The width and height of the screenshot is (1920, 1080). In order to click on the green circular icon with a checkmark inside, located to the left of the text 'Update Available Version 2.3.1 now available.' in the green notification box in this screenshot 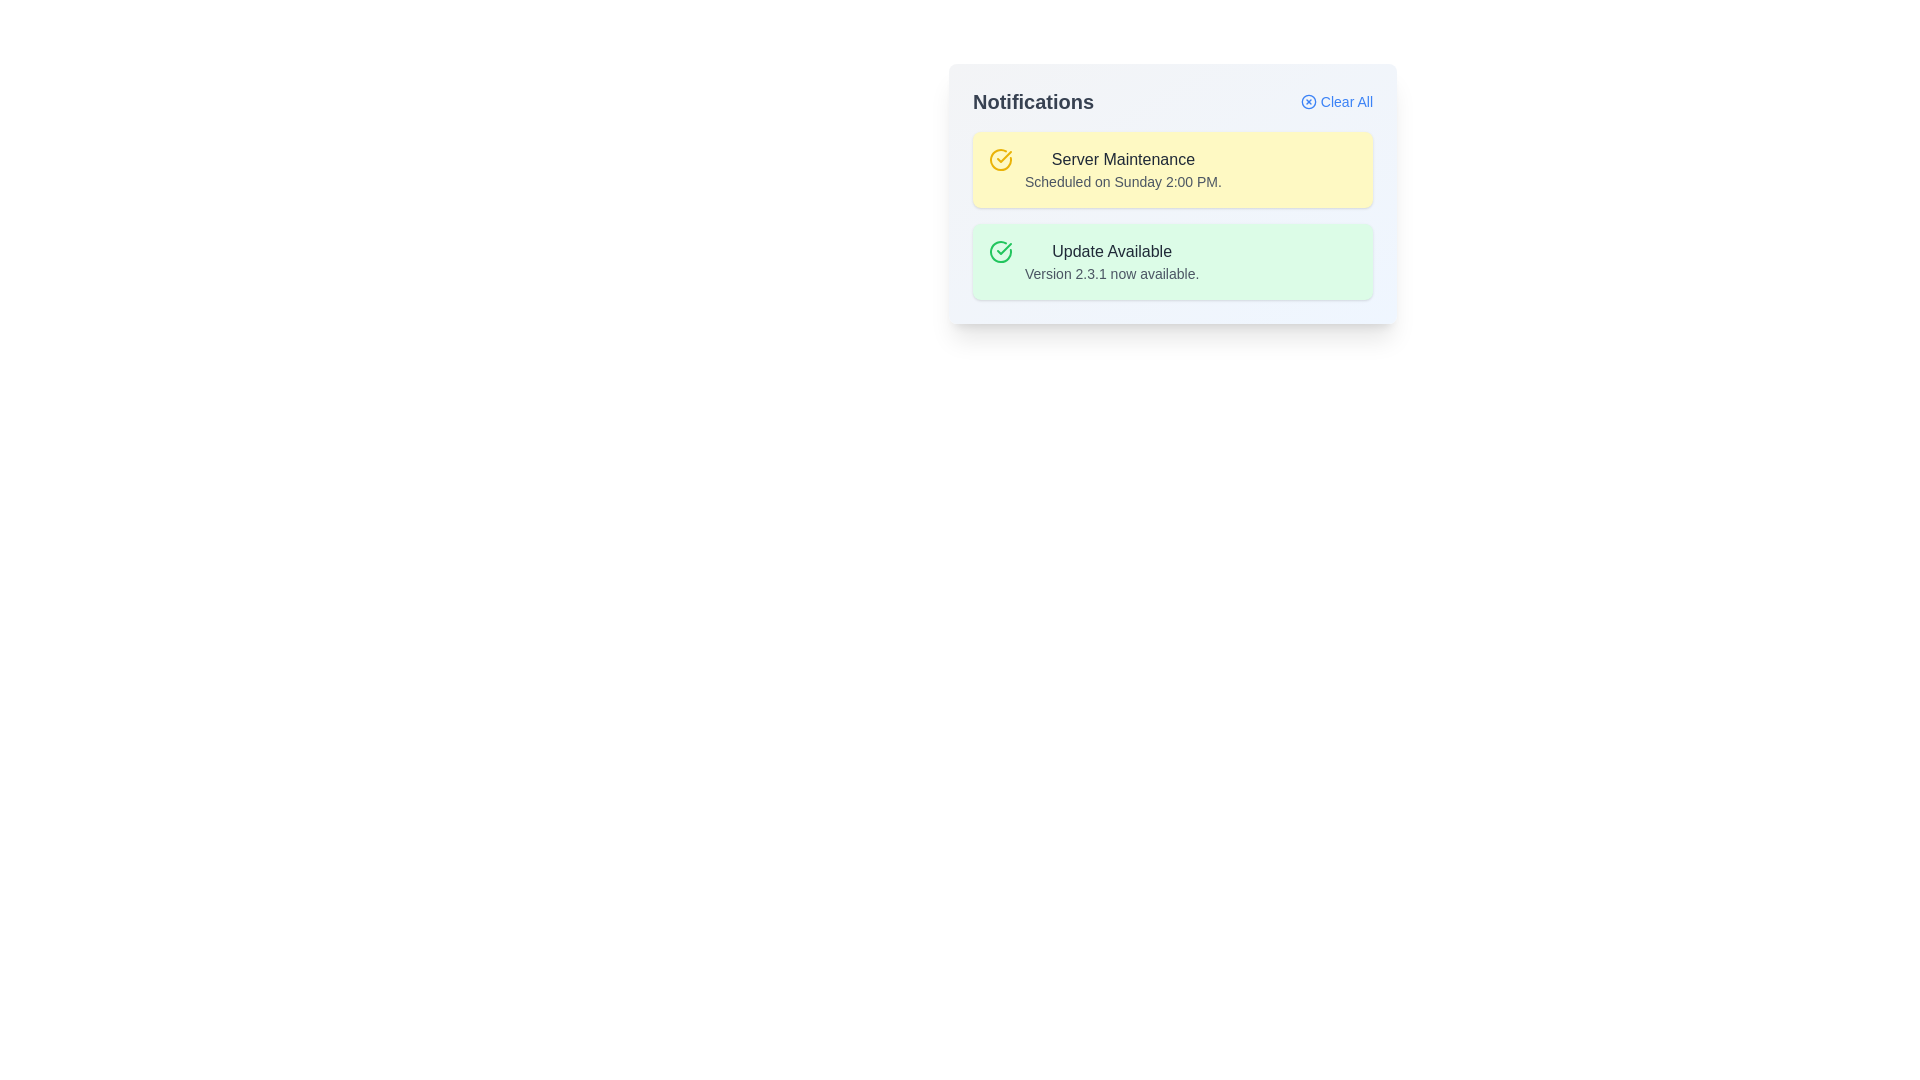, I will do `click(1001, 250)`.